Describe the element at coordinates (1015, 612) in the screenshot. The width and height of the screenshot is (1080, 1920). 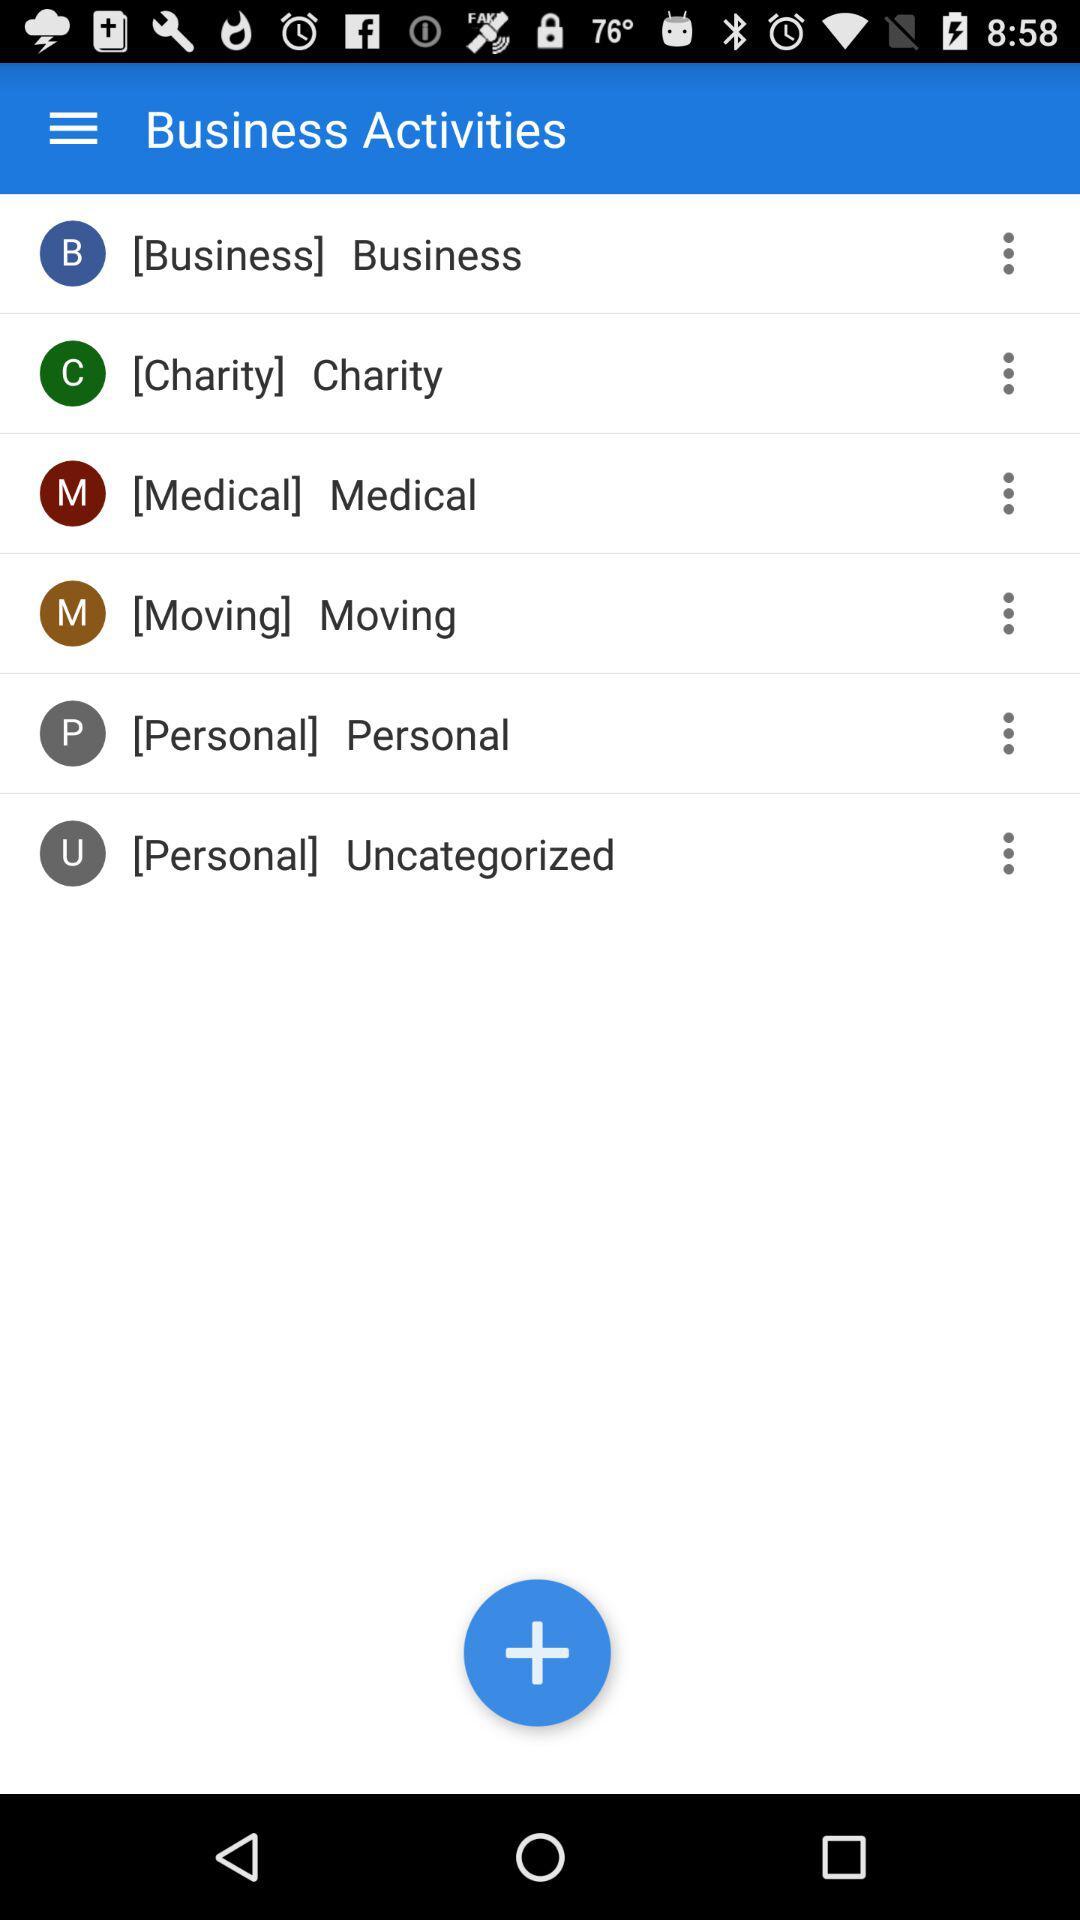
I see `more details` at that location.